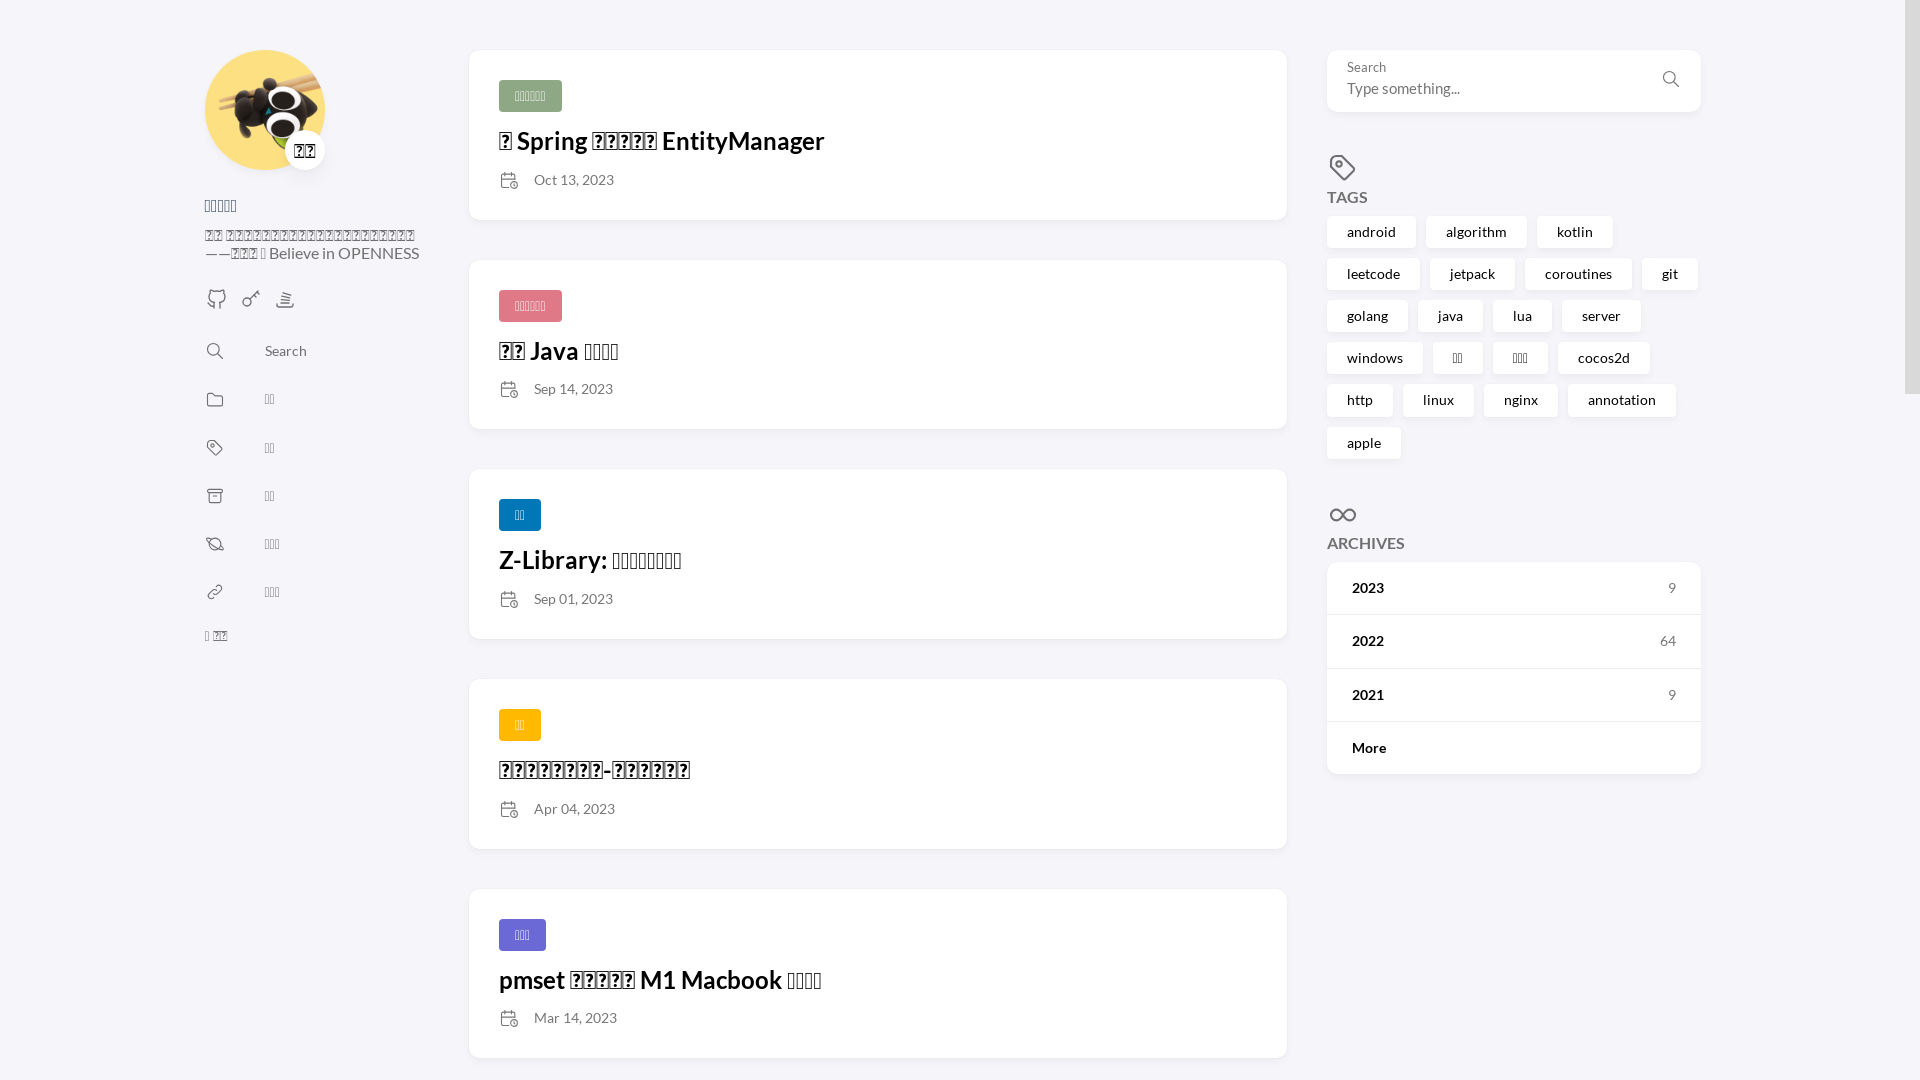  What do you see at coordinates (1670, 273) in the screenshot?
I see `'git'` at bounding box center [1670, 273].